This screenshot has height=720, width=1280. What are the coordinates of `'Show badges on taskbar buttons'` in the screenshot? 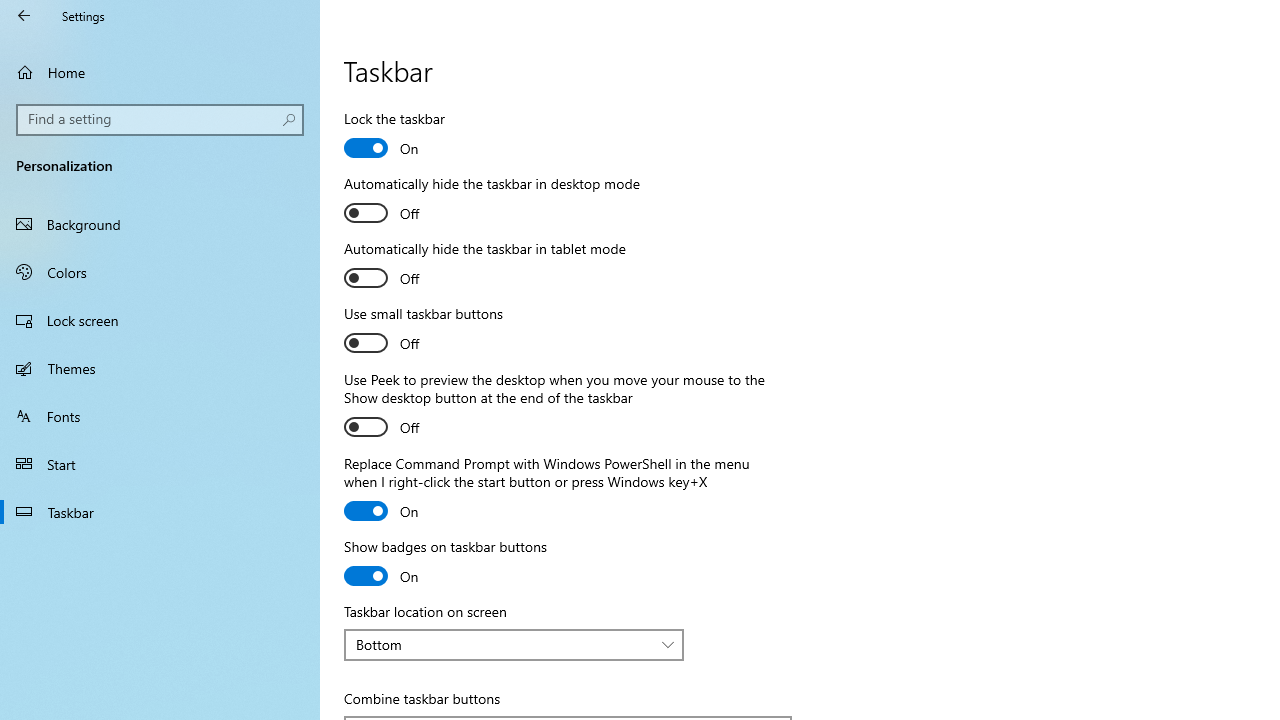 It's located at (444, 564).